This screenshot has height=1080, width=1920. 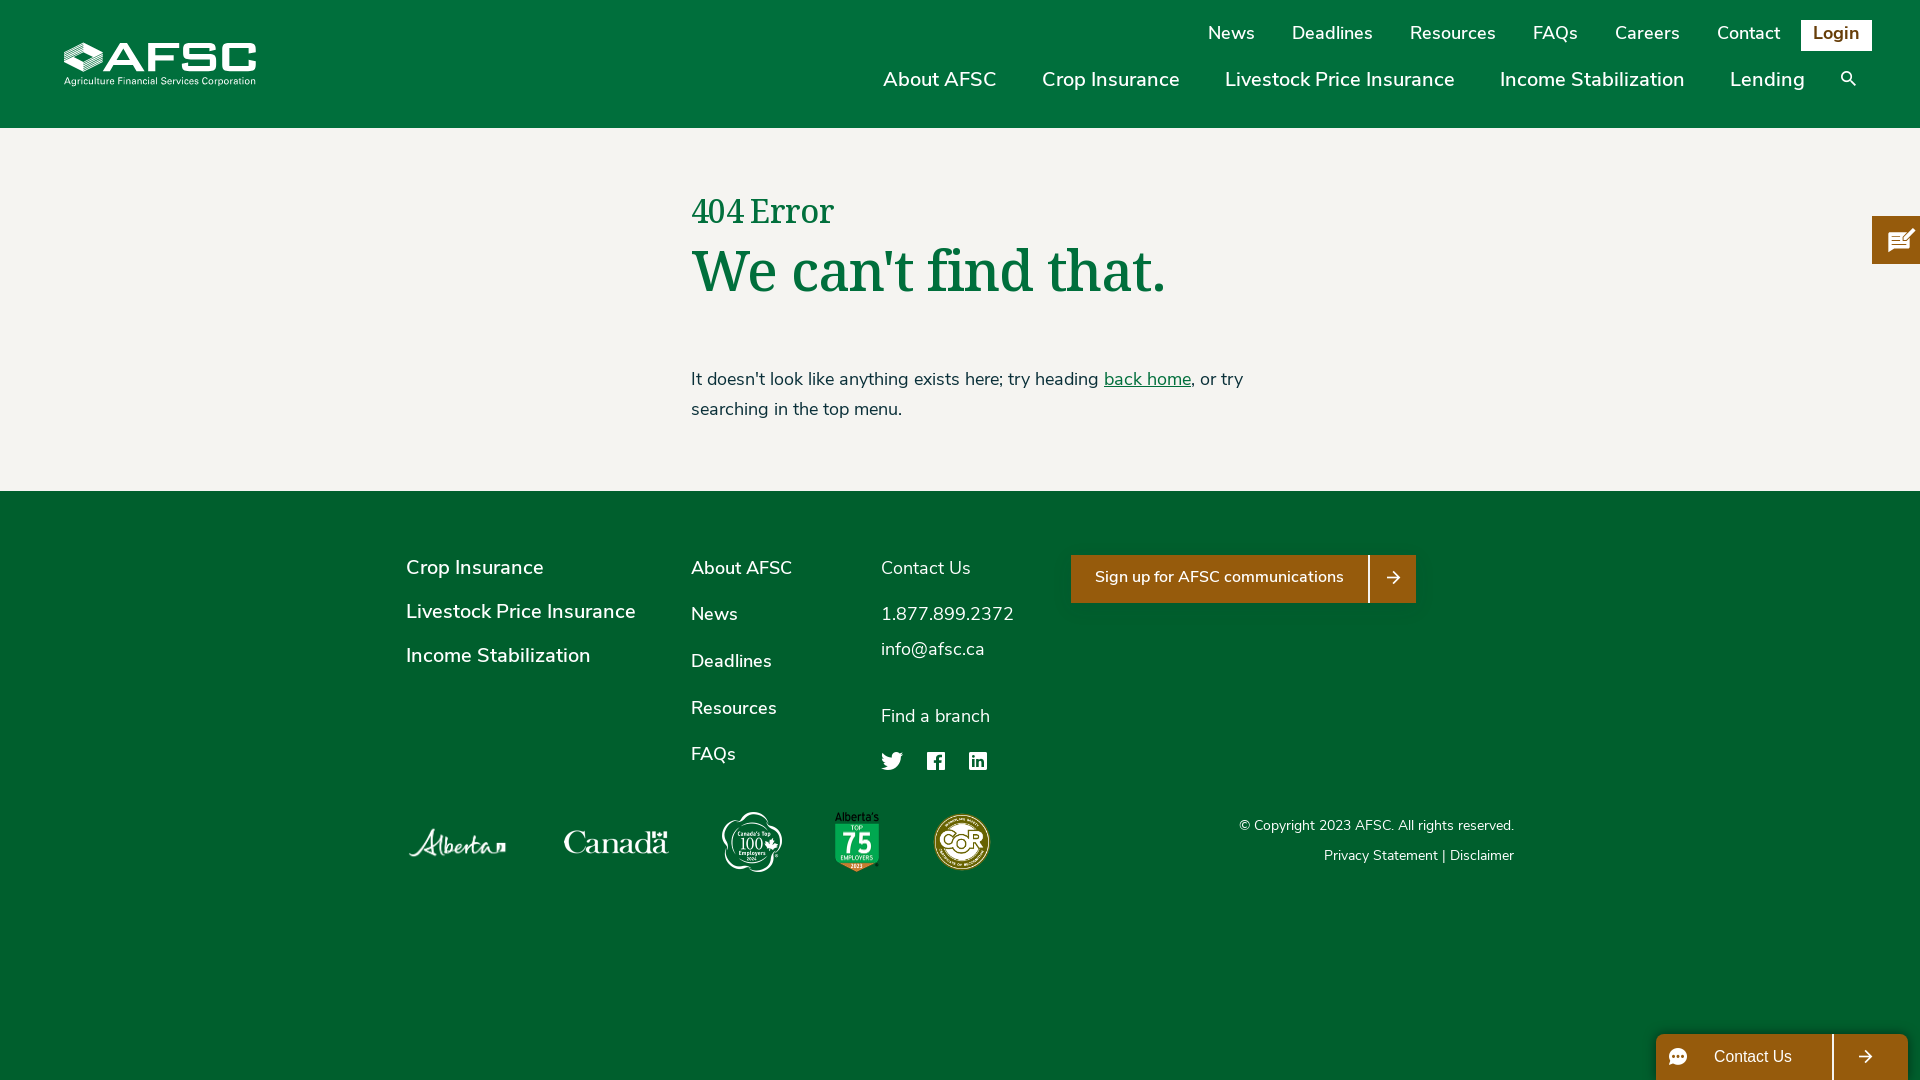 What do you see at coordinates (1747, 35) in the screenshot?
I see `'Contact'` at bounding box center [1747, 35].